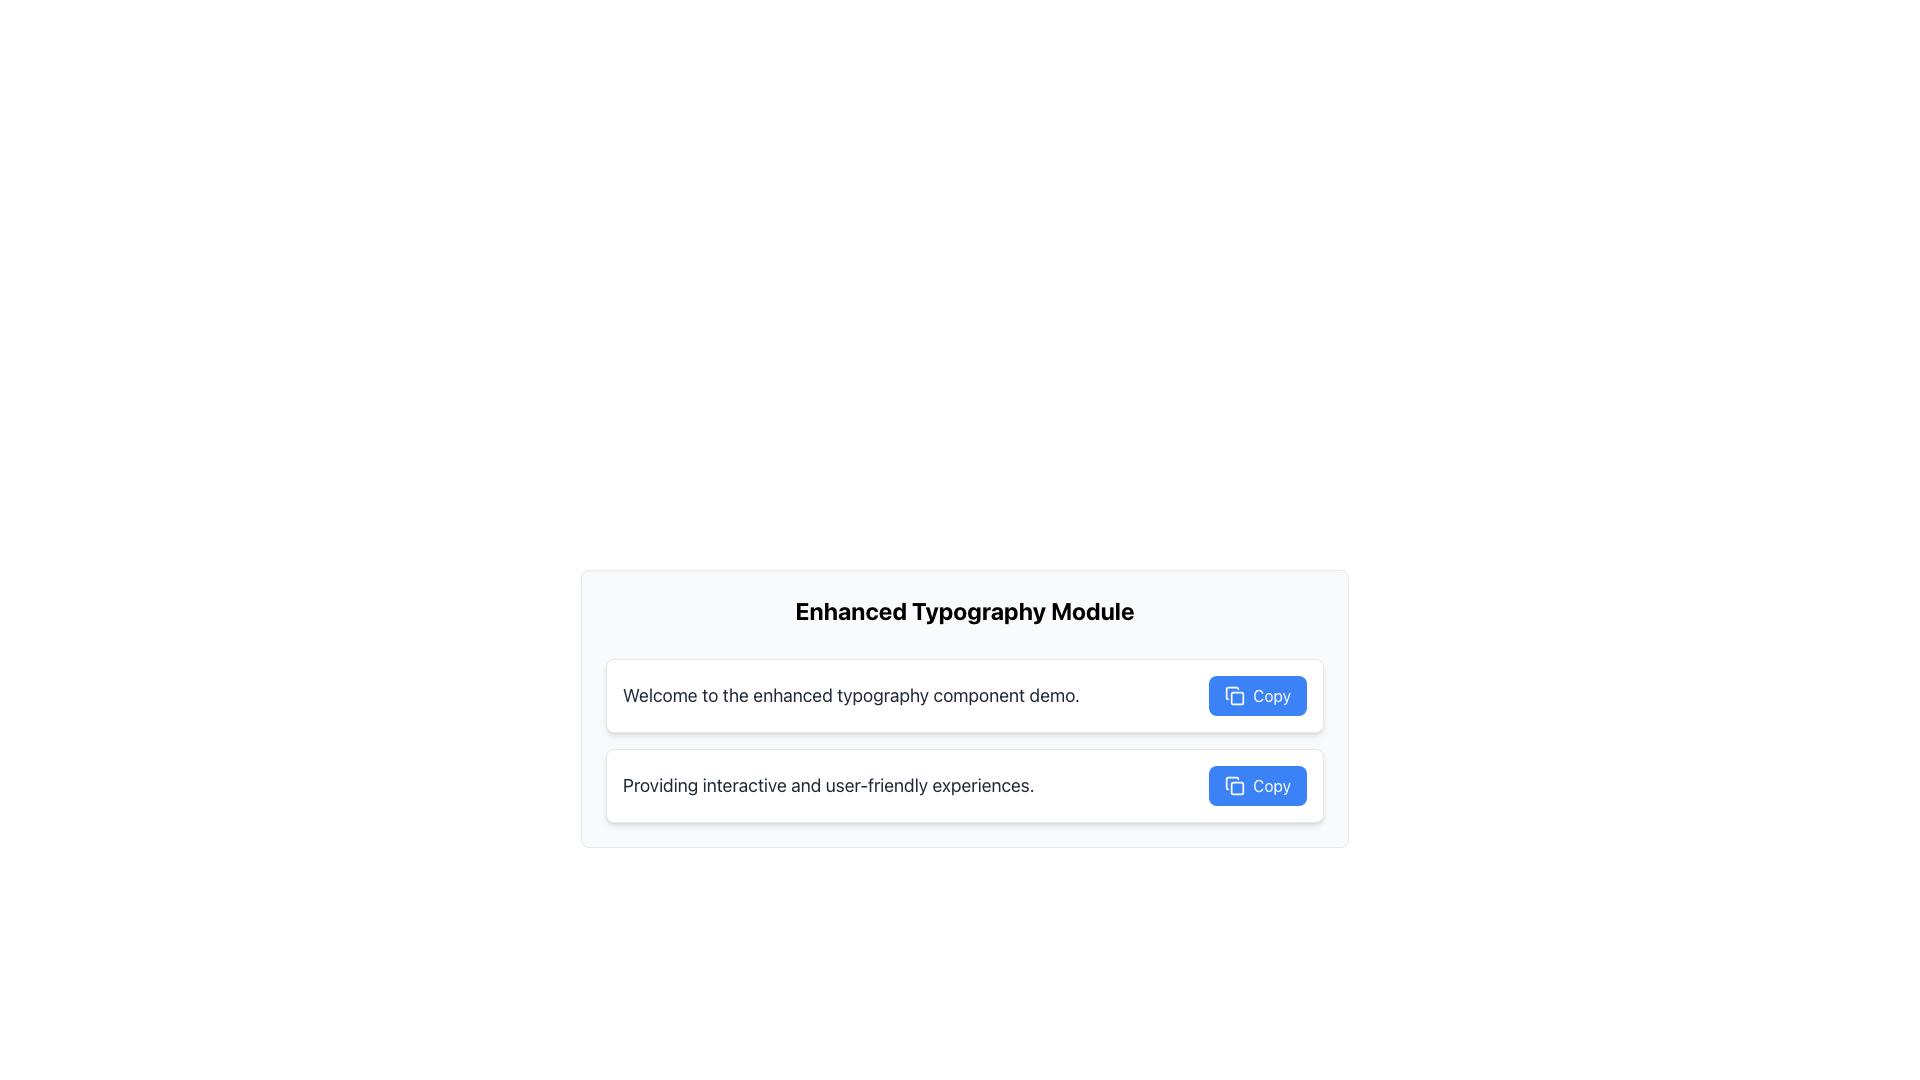 The width and height of the screenshot is (1920, 1080). I want to click on the 'Copy' button, which features a modern icon of overlapping documents and is located on the right side of the button labeled 'Copy', so click(1234, 785).